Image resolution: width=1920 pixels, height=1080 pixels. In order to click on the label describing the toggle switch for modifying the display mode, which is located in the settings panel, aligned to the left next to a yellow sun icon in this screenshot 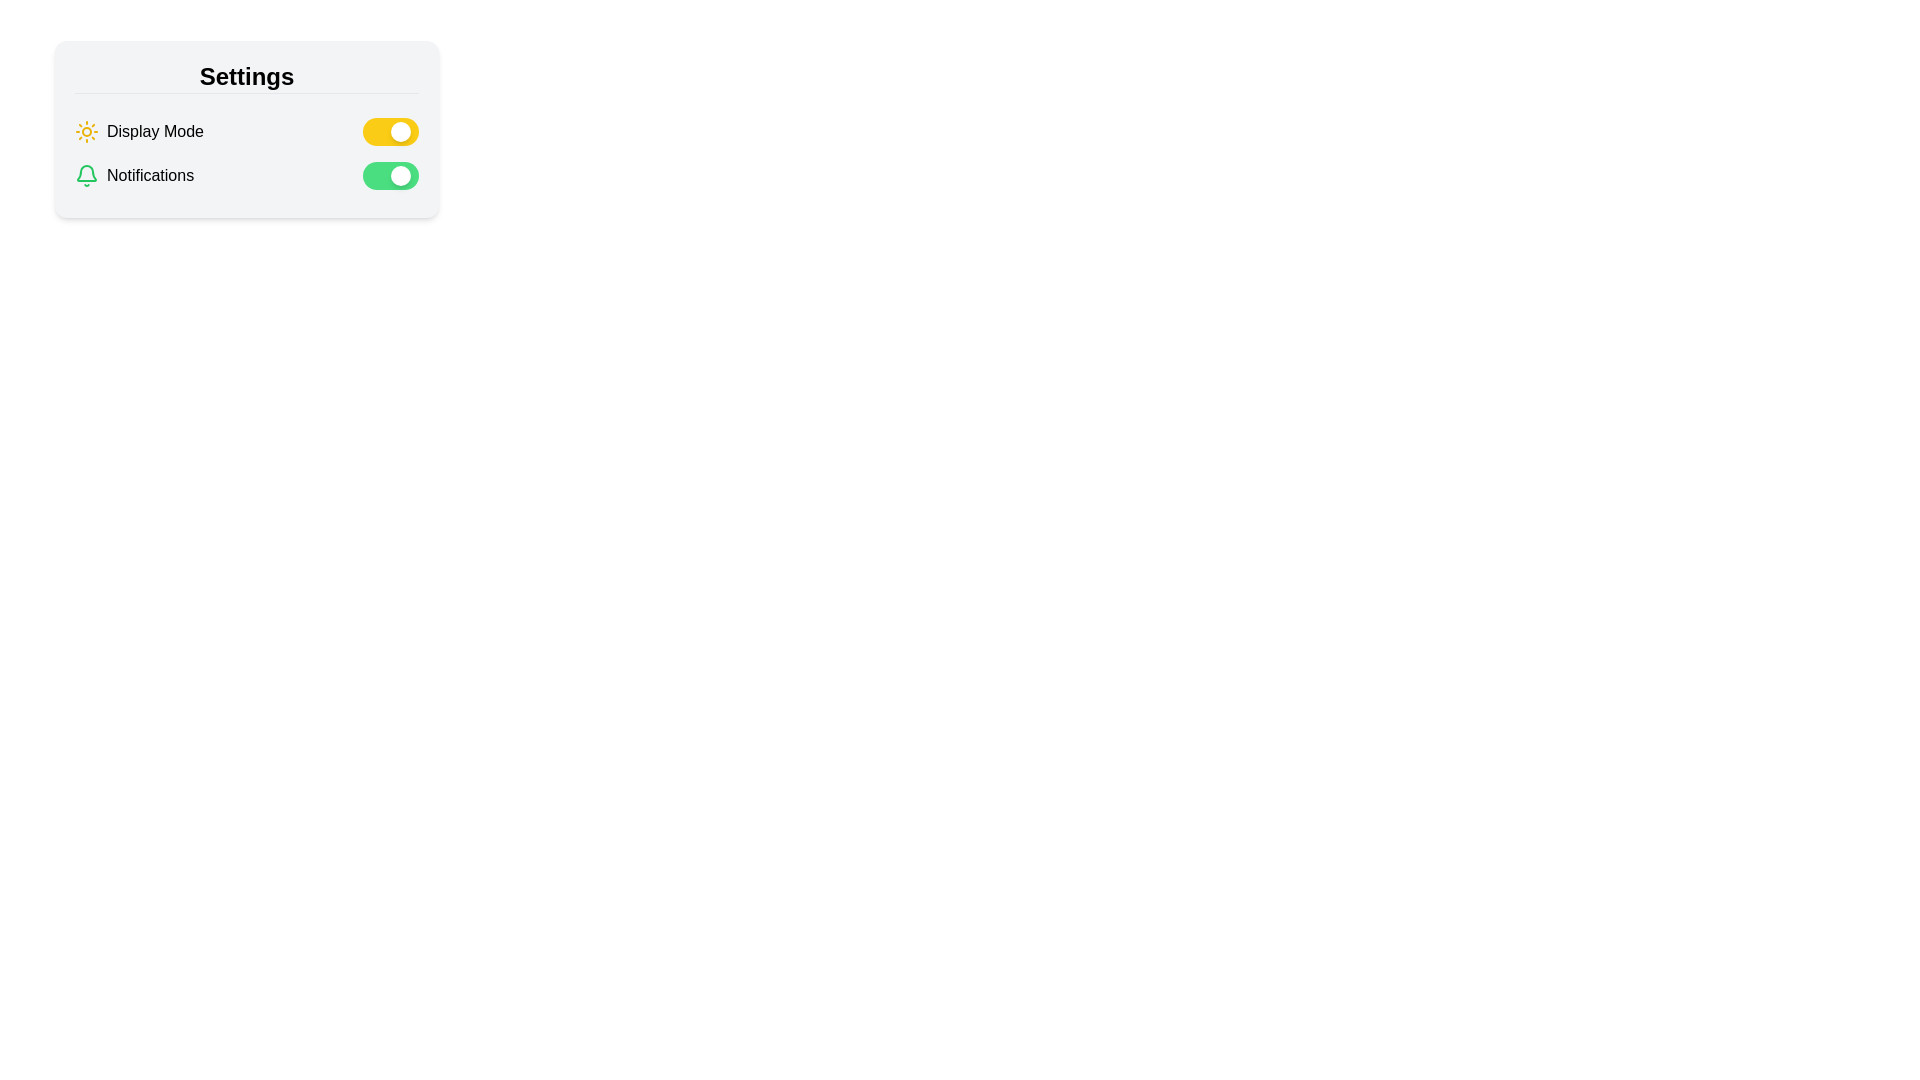, I will do `click(154, 131)`.